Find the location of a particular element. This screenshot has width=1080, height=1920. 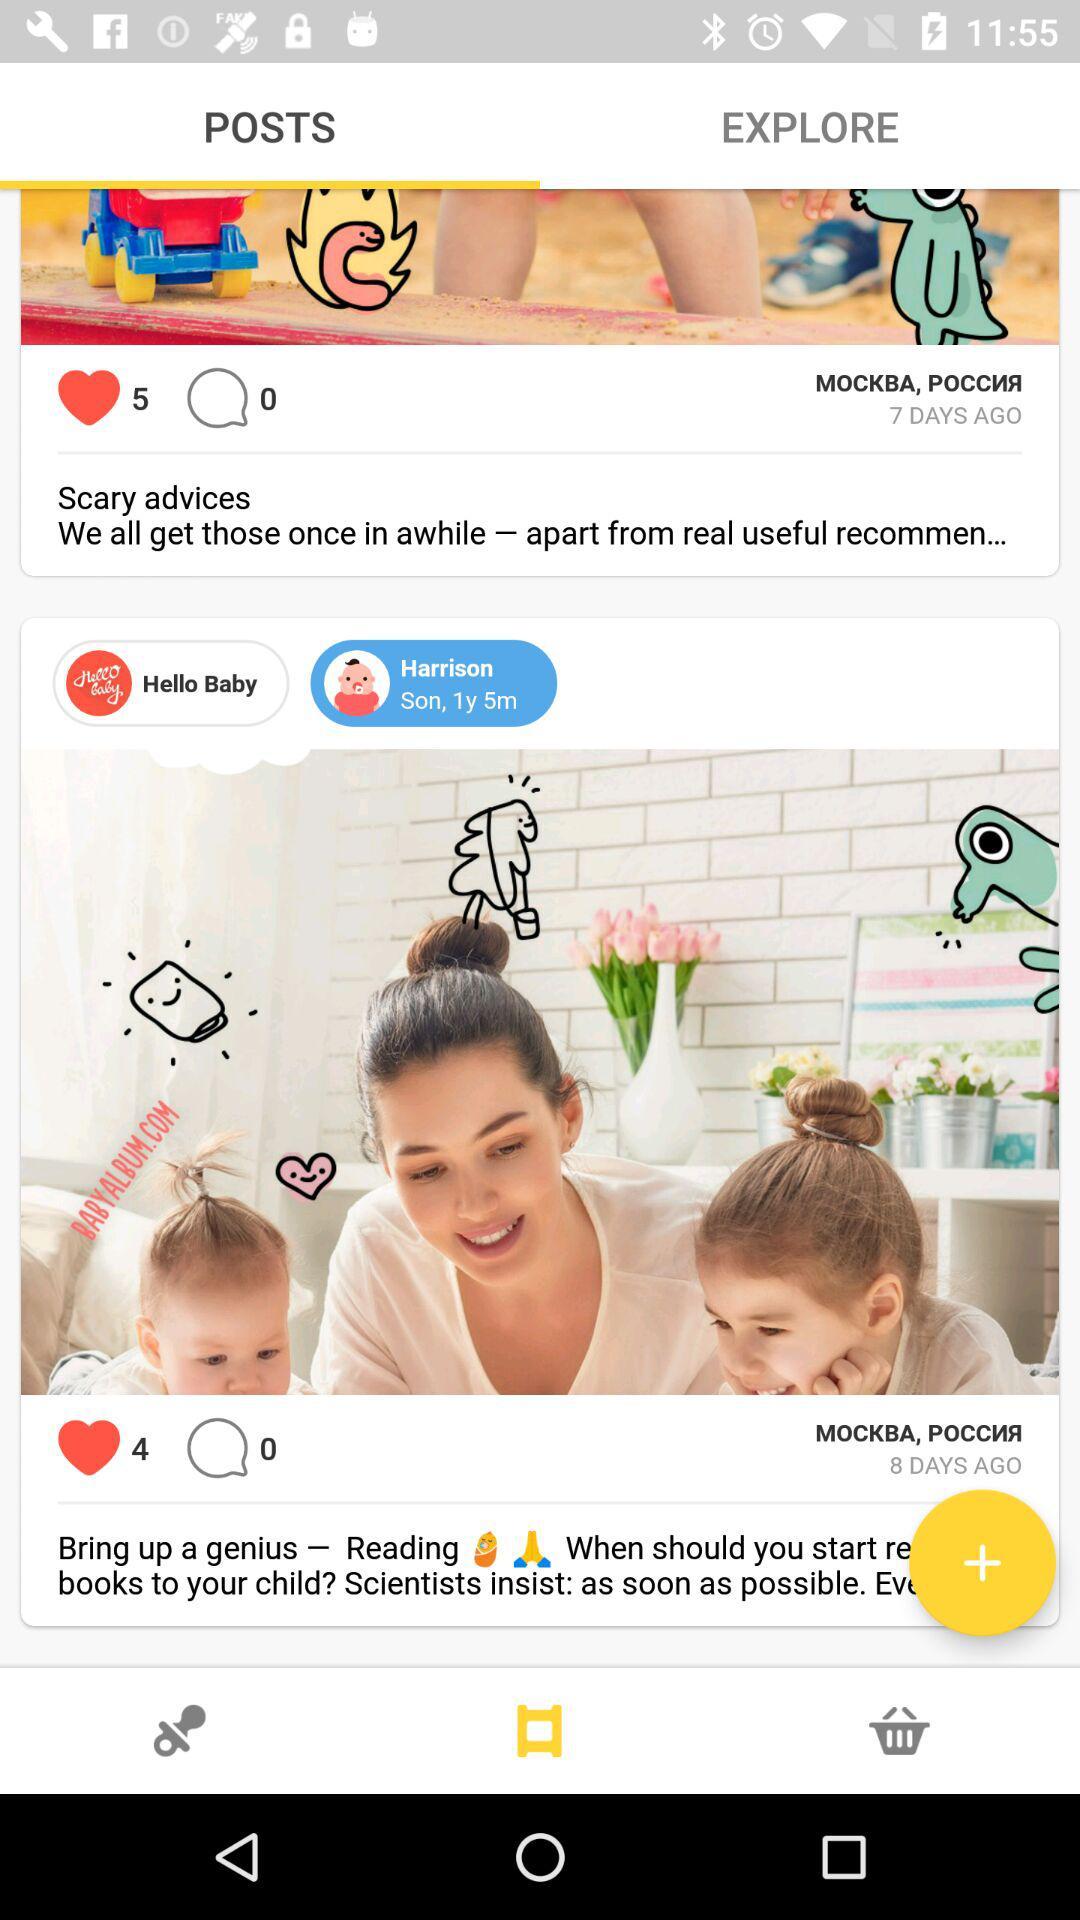

a comment is located at coordinates (217, 1448).